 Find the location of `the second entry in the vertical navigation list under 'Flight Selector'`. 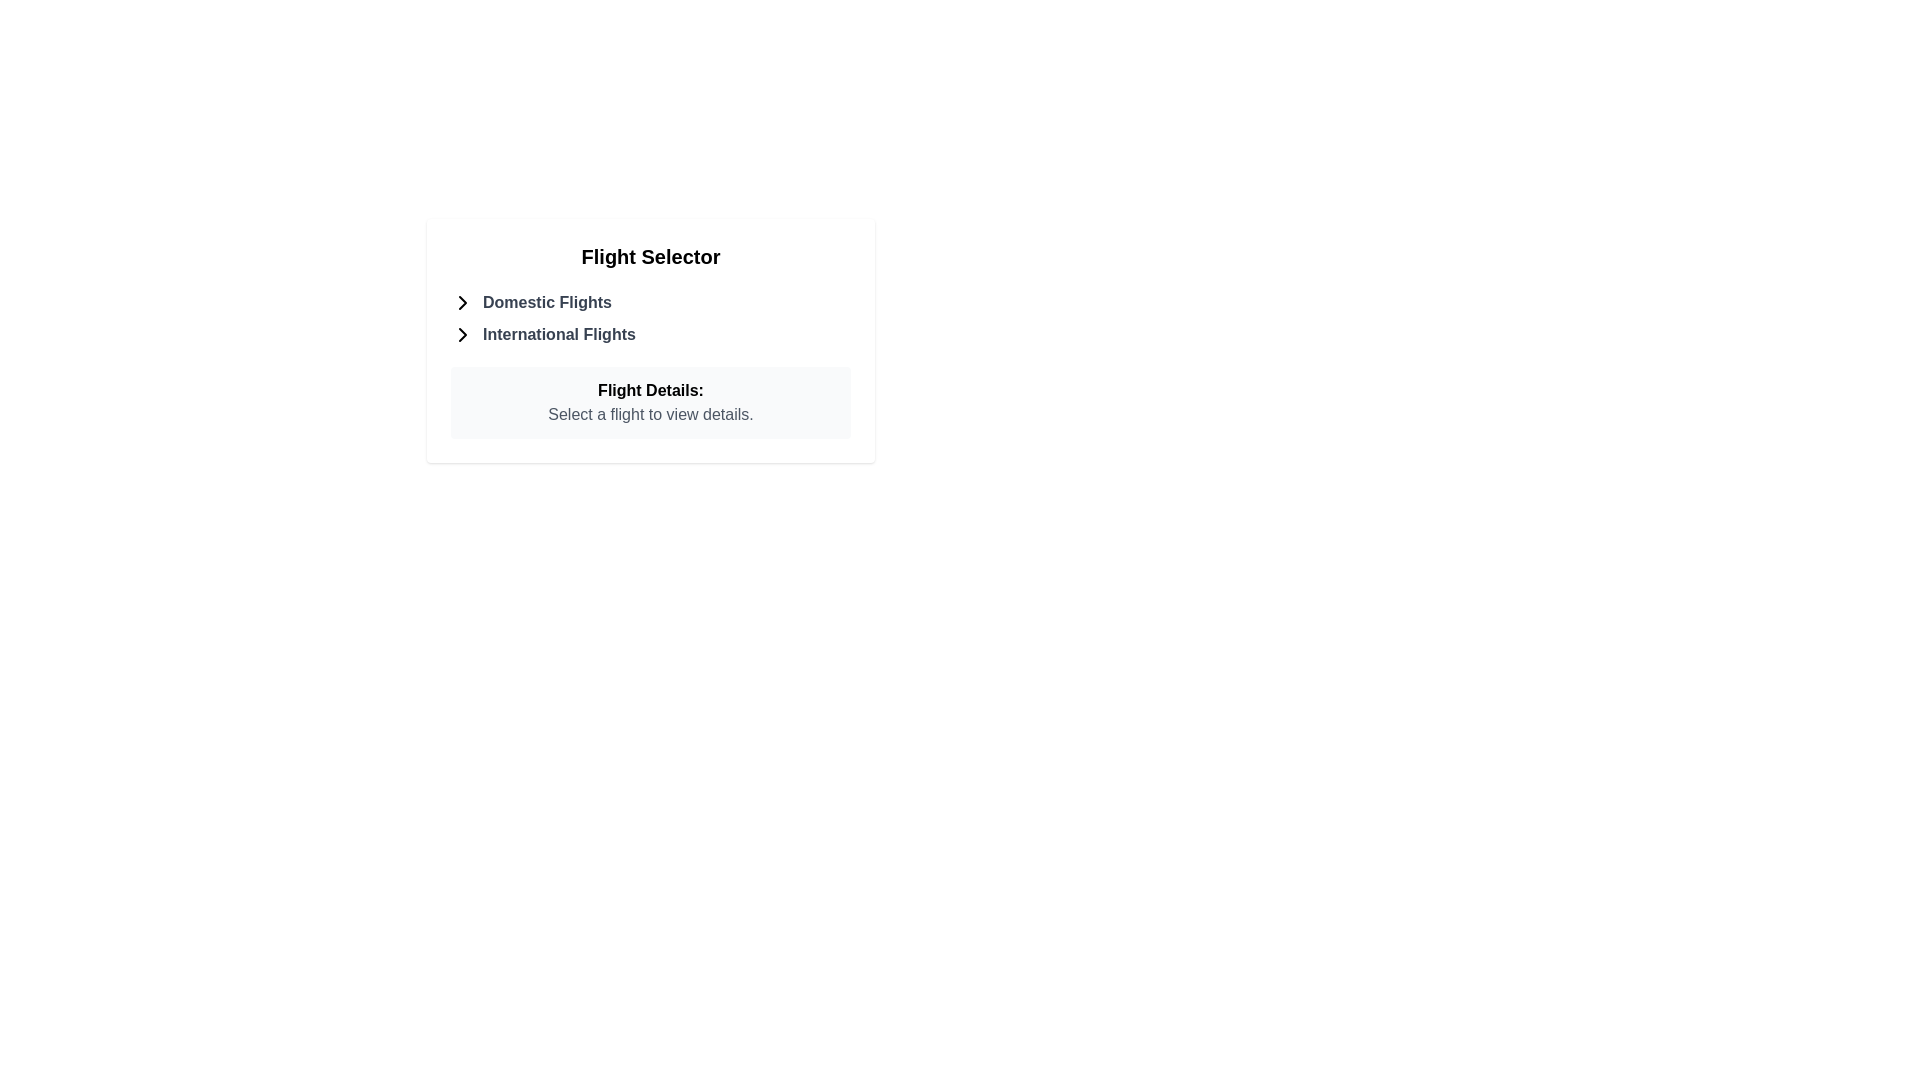

the second entry in the vertical navigation list under 'Flight Selector' is located at coordinates (651, 334).